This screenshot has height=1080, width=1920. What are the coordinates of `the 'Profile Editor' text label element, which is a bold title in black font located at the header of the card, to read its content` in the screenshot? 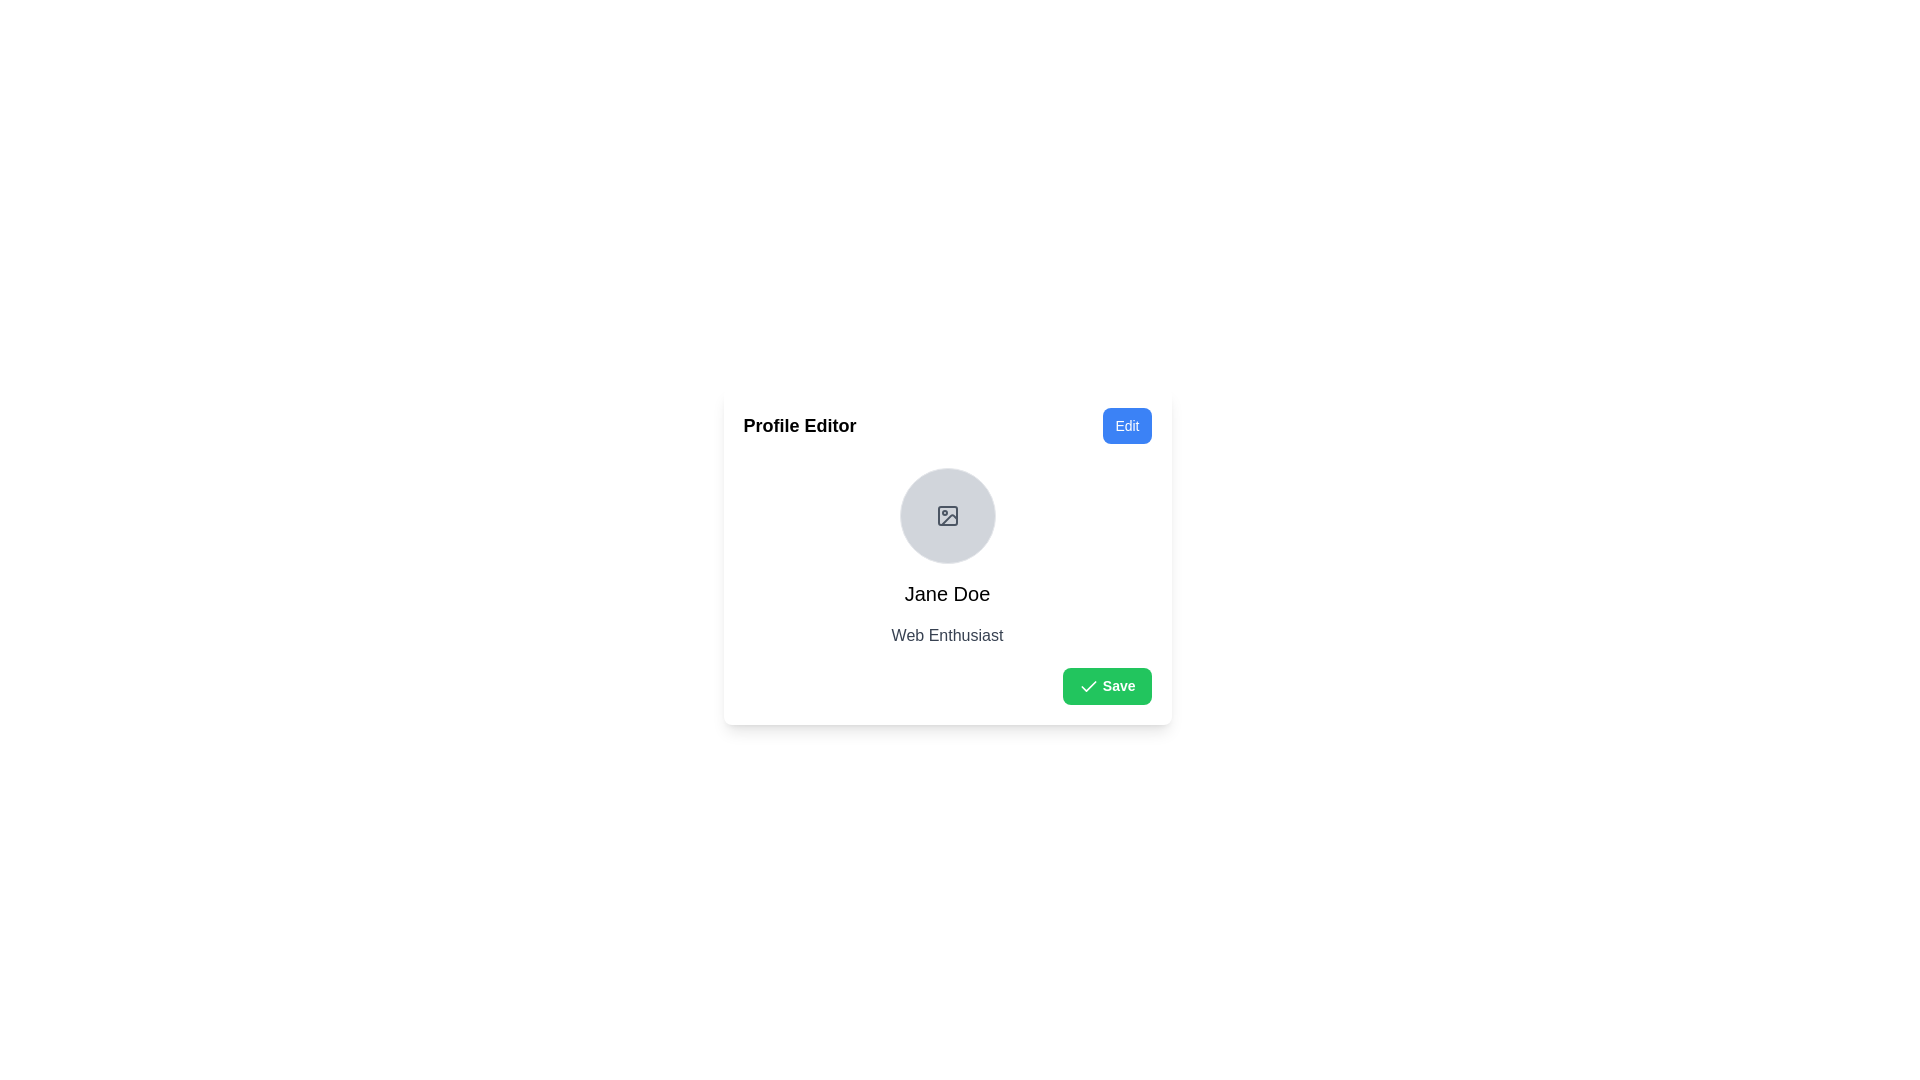 It's located at (800, 424).